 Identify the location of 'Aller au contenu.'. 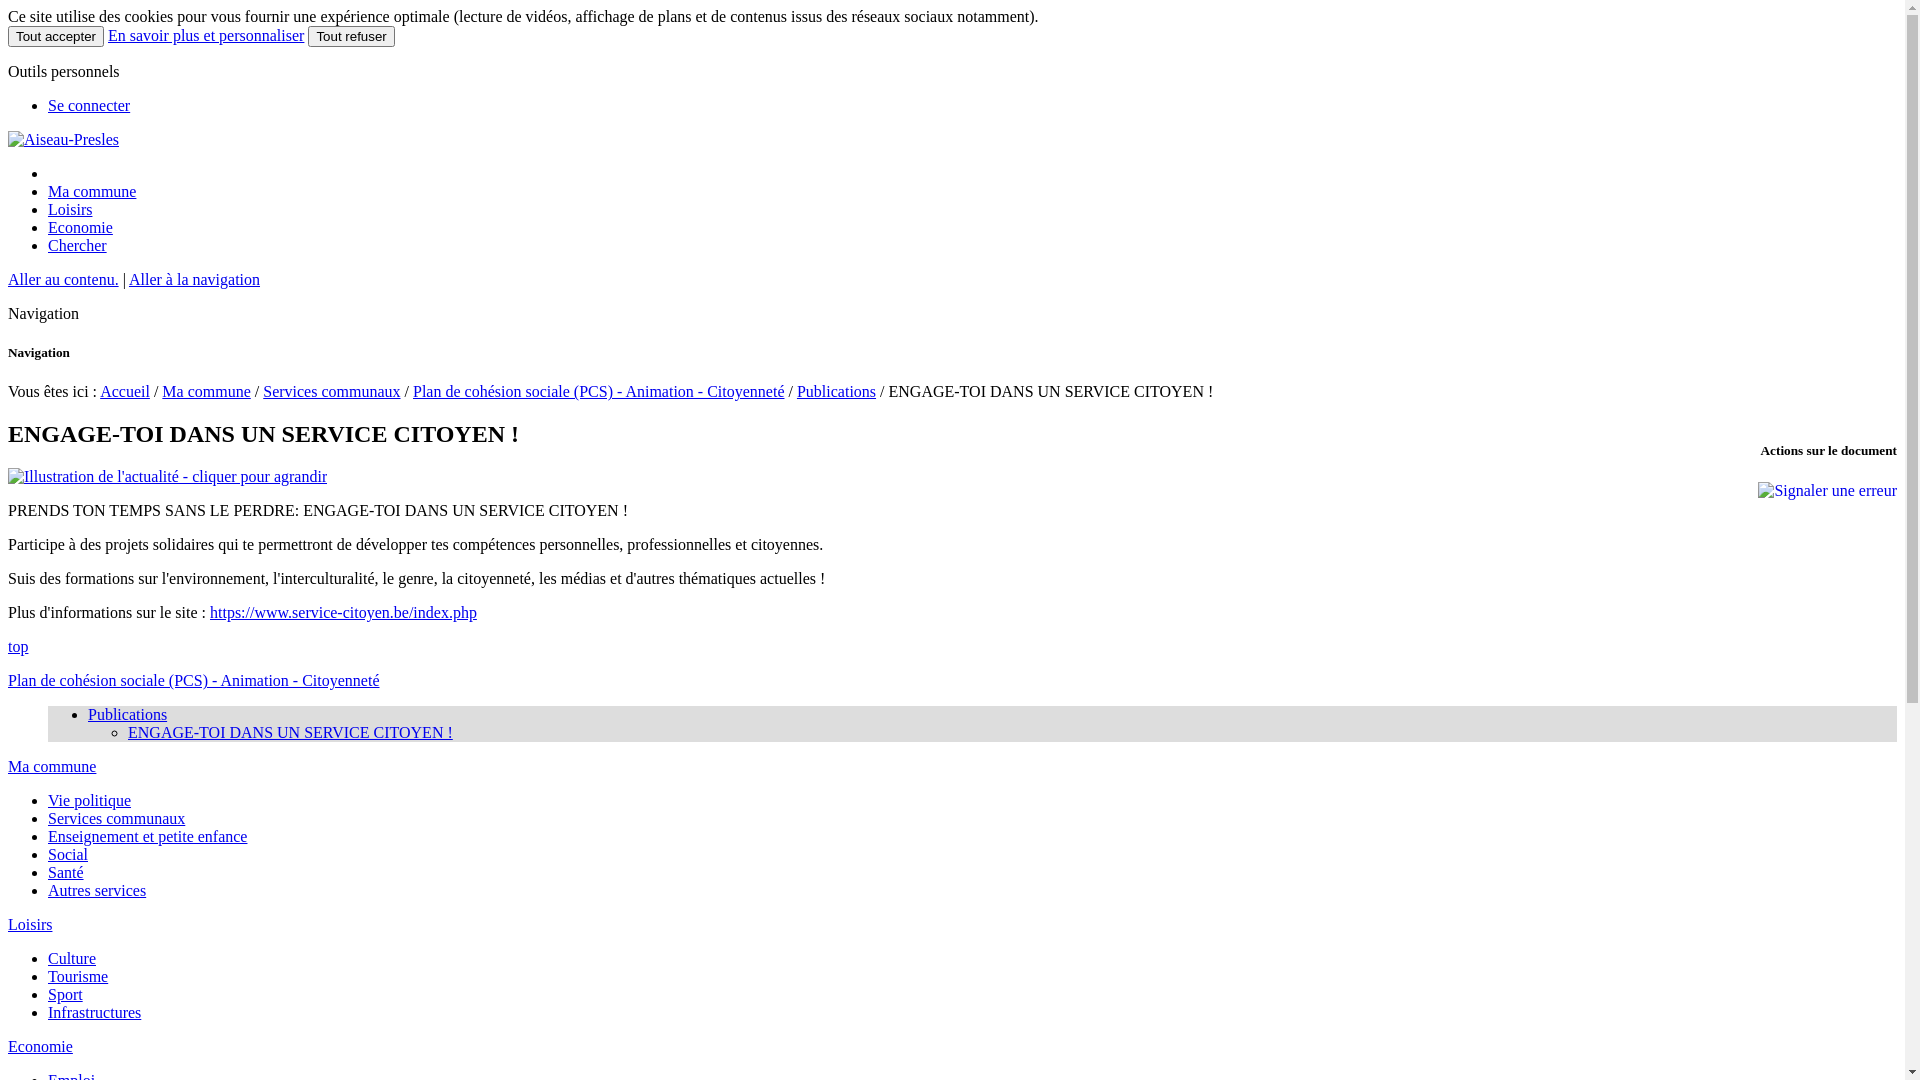
(63, 279).